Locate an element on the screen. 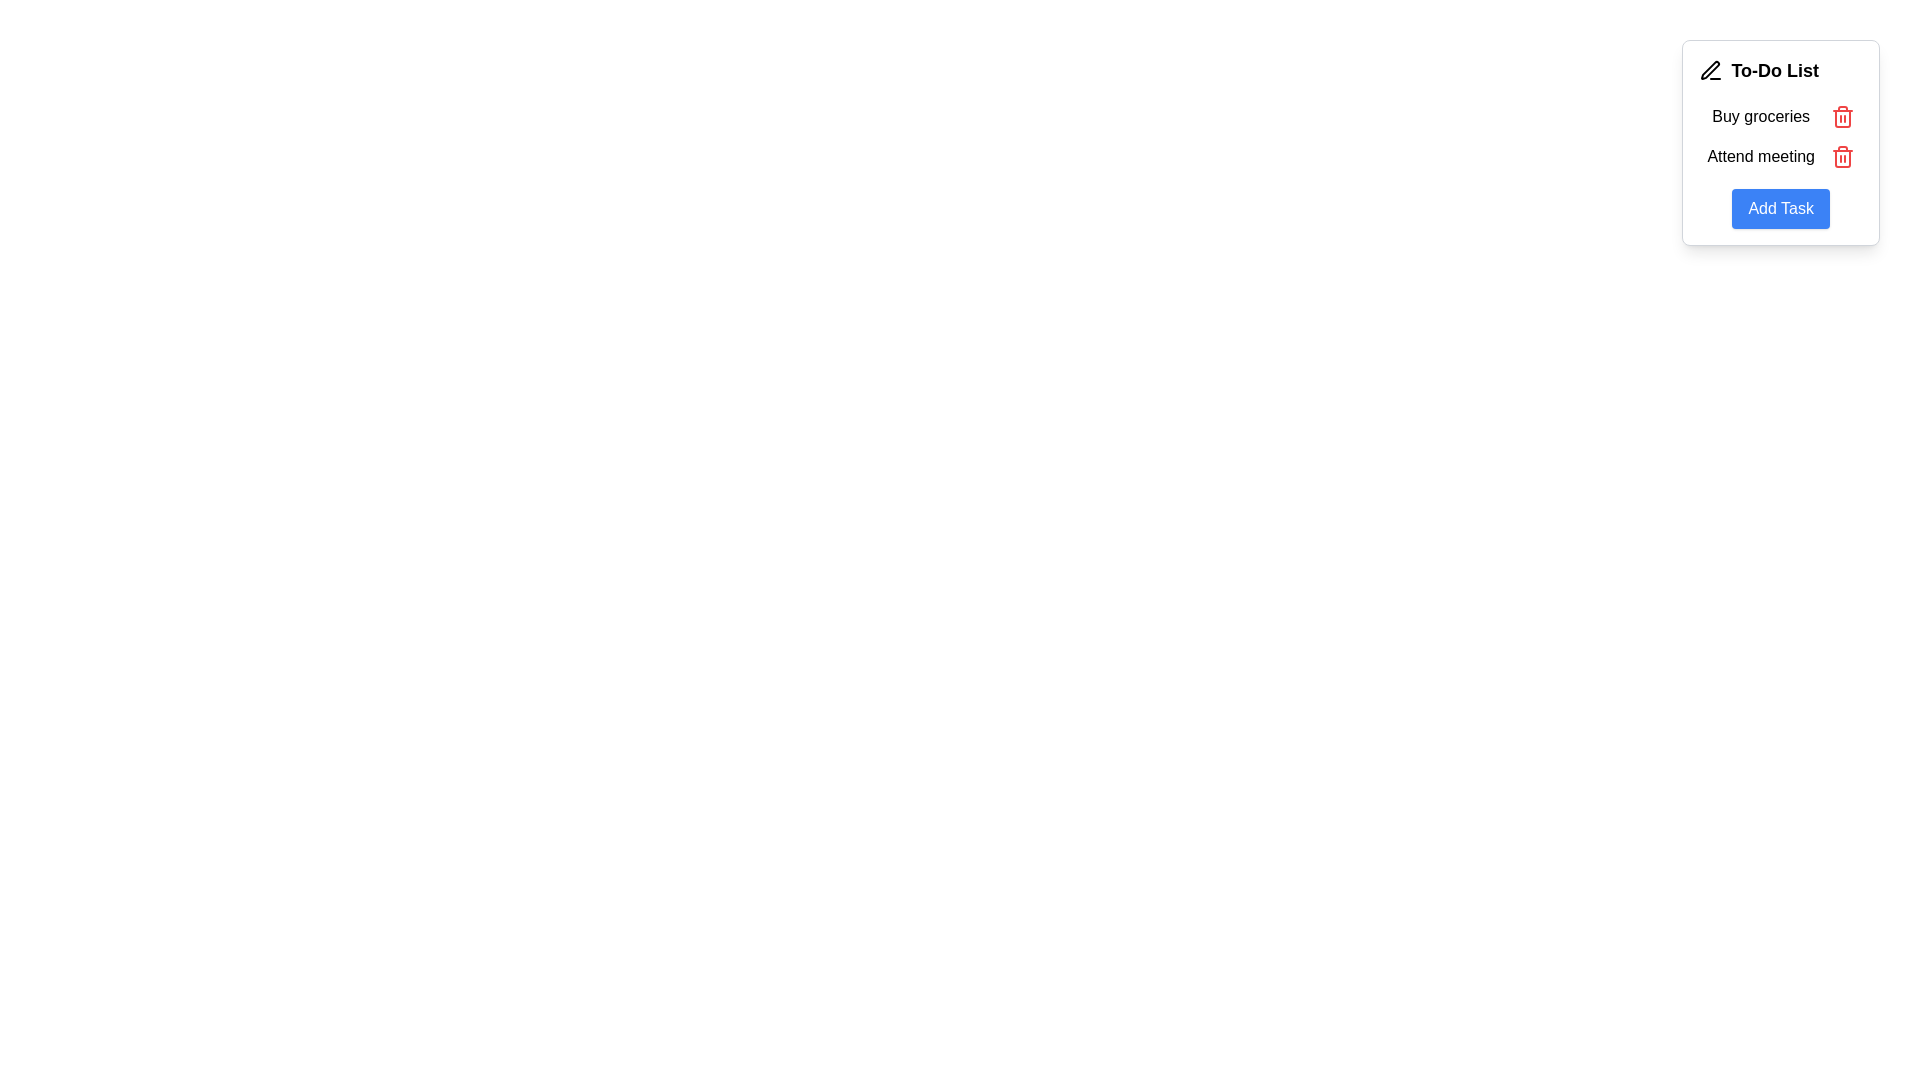 The image size is (1920, 1080). the delete button located to the right of the 'Attend meeting' text in the second row of the to-do list to change its background color is located at coordinates (1842, 156).